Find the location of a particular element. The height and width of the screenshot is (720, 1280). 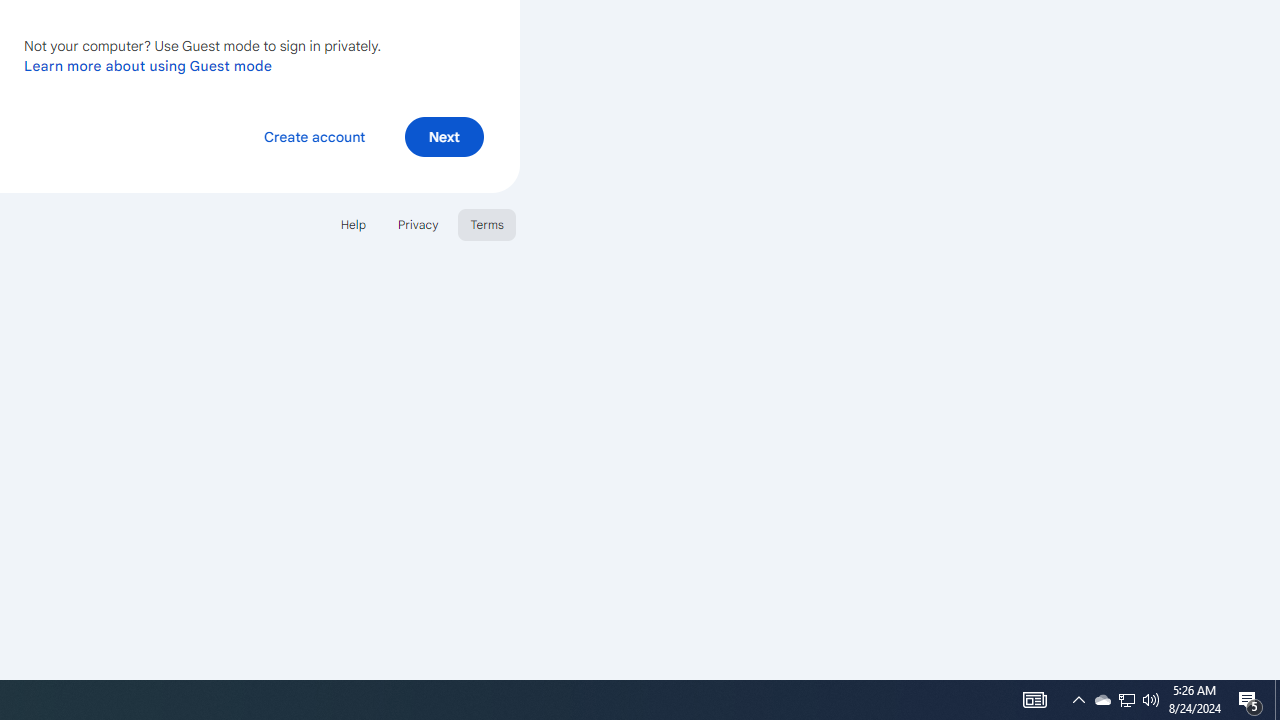

'Create account' is located at coordinates (313, 135).